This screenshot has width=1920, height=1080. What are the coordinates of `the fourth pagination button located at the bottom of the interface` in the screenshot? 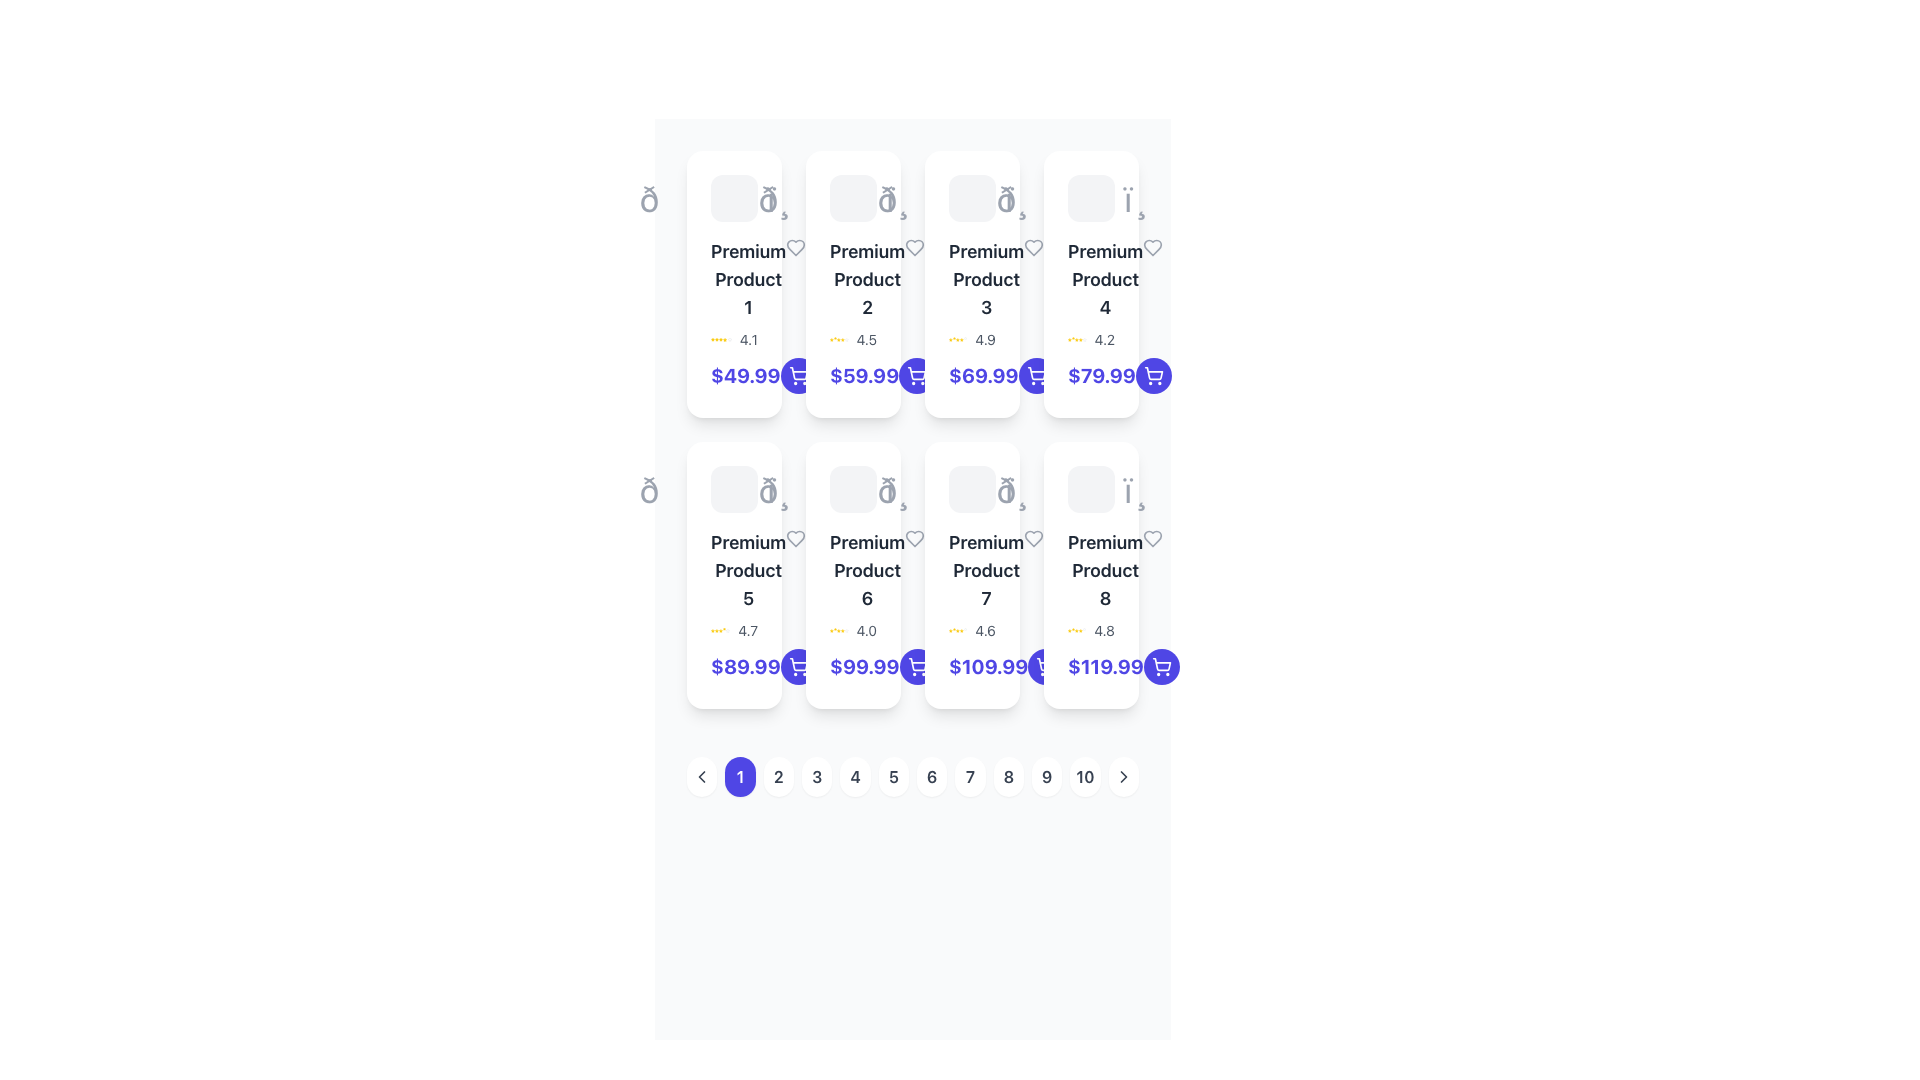 It's located at (855, 775).